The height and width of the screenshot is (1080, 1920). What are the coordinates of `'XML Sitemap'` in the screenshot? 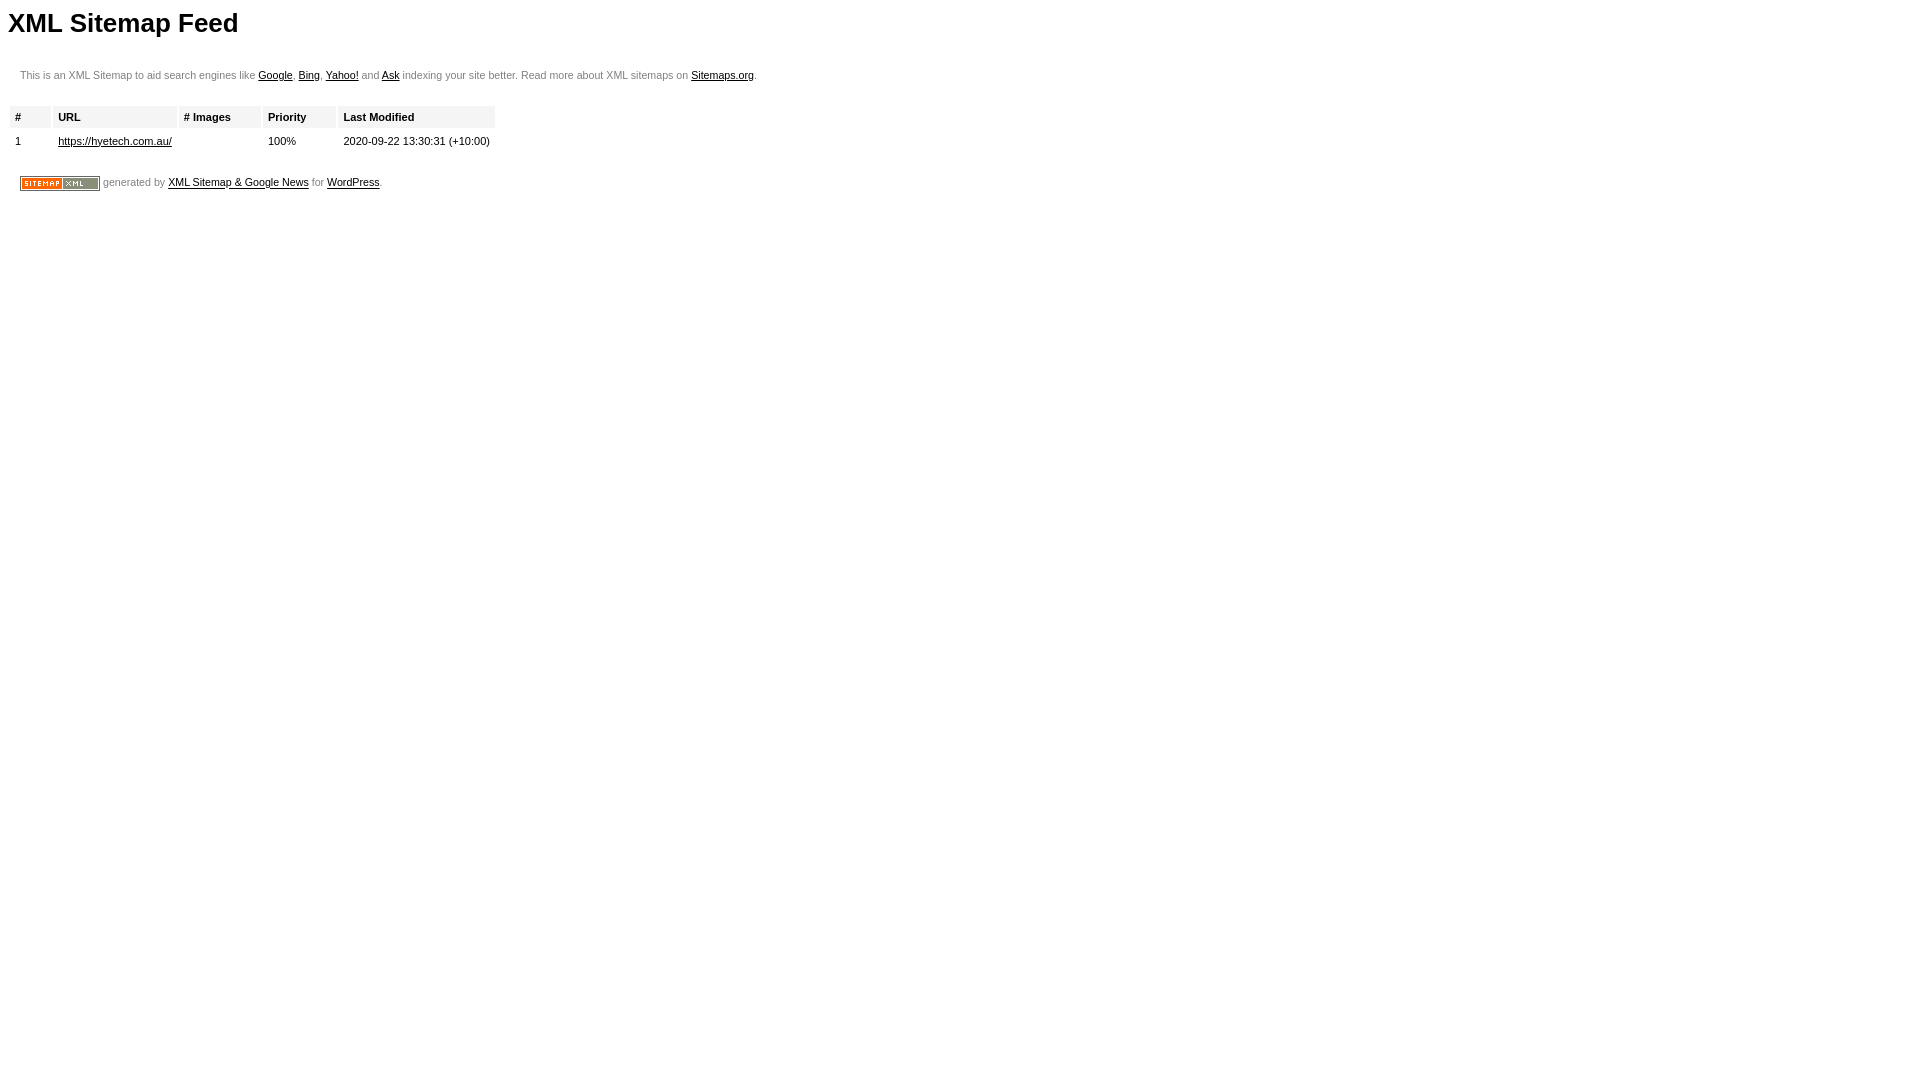 It's located at (59, 183).